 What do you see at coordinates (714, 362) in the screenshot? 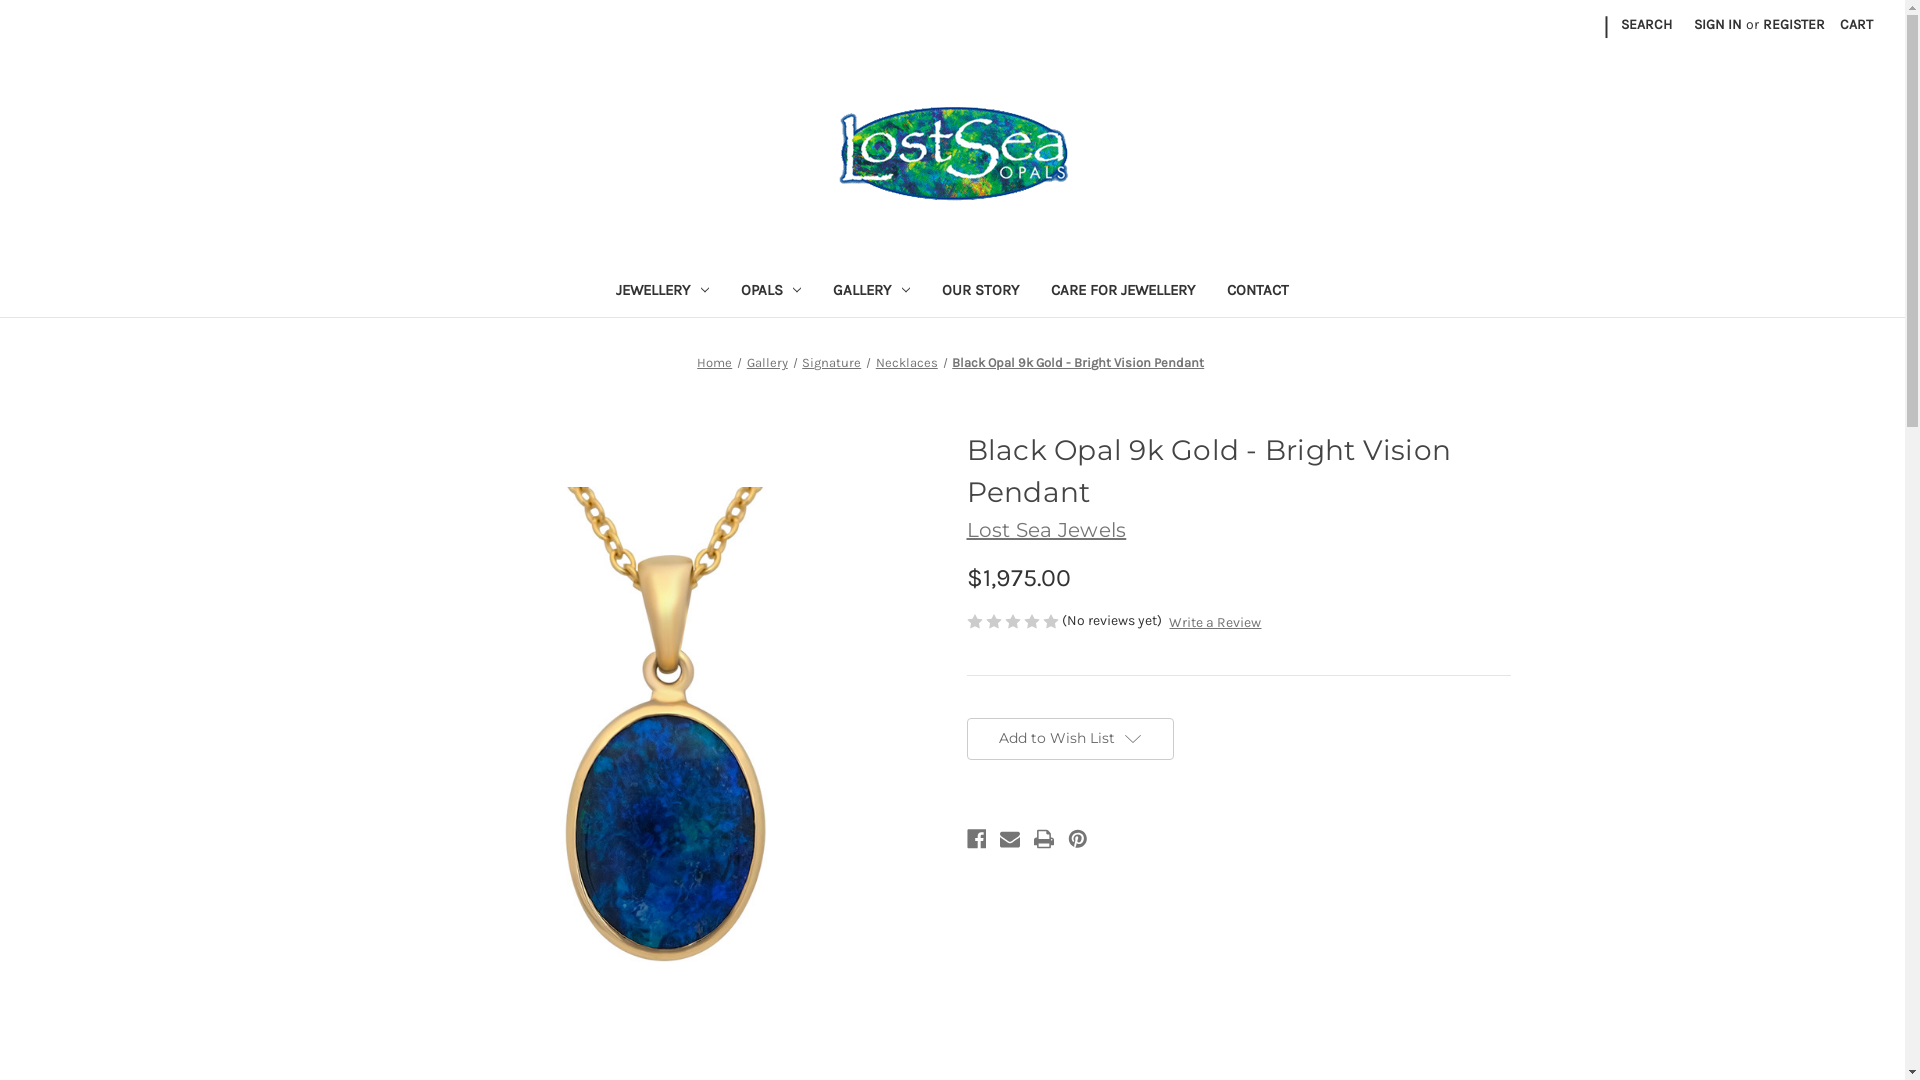
I see `'Home'` at bounding box center [714, 362].